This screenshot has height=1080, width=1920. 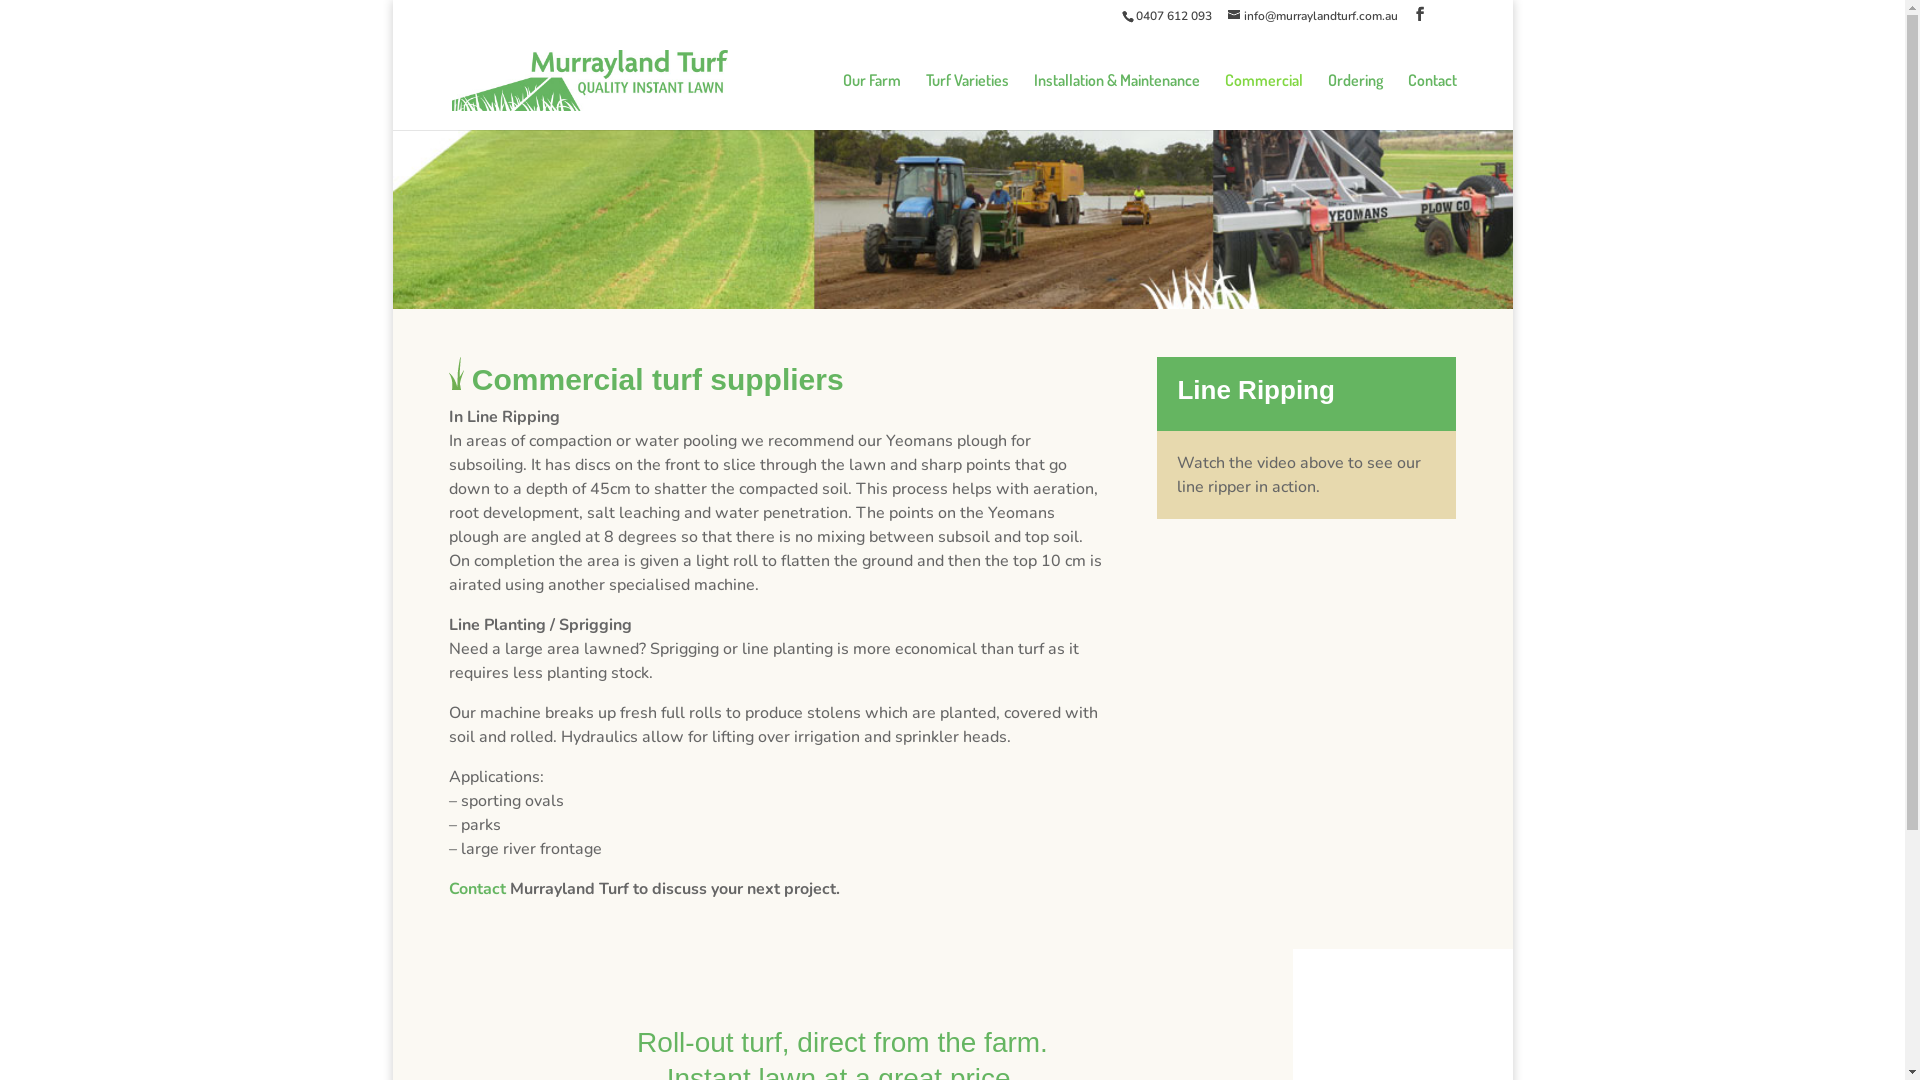 What do you see at coordinates (1431, 101) in the screenshot?
I see `'Contact'` at bounding box center [1431, 101].